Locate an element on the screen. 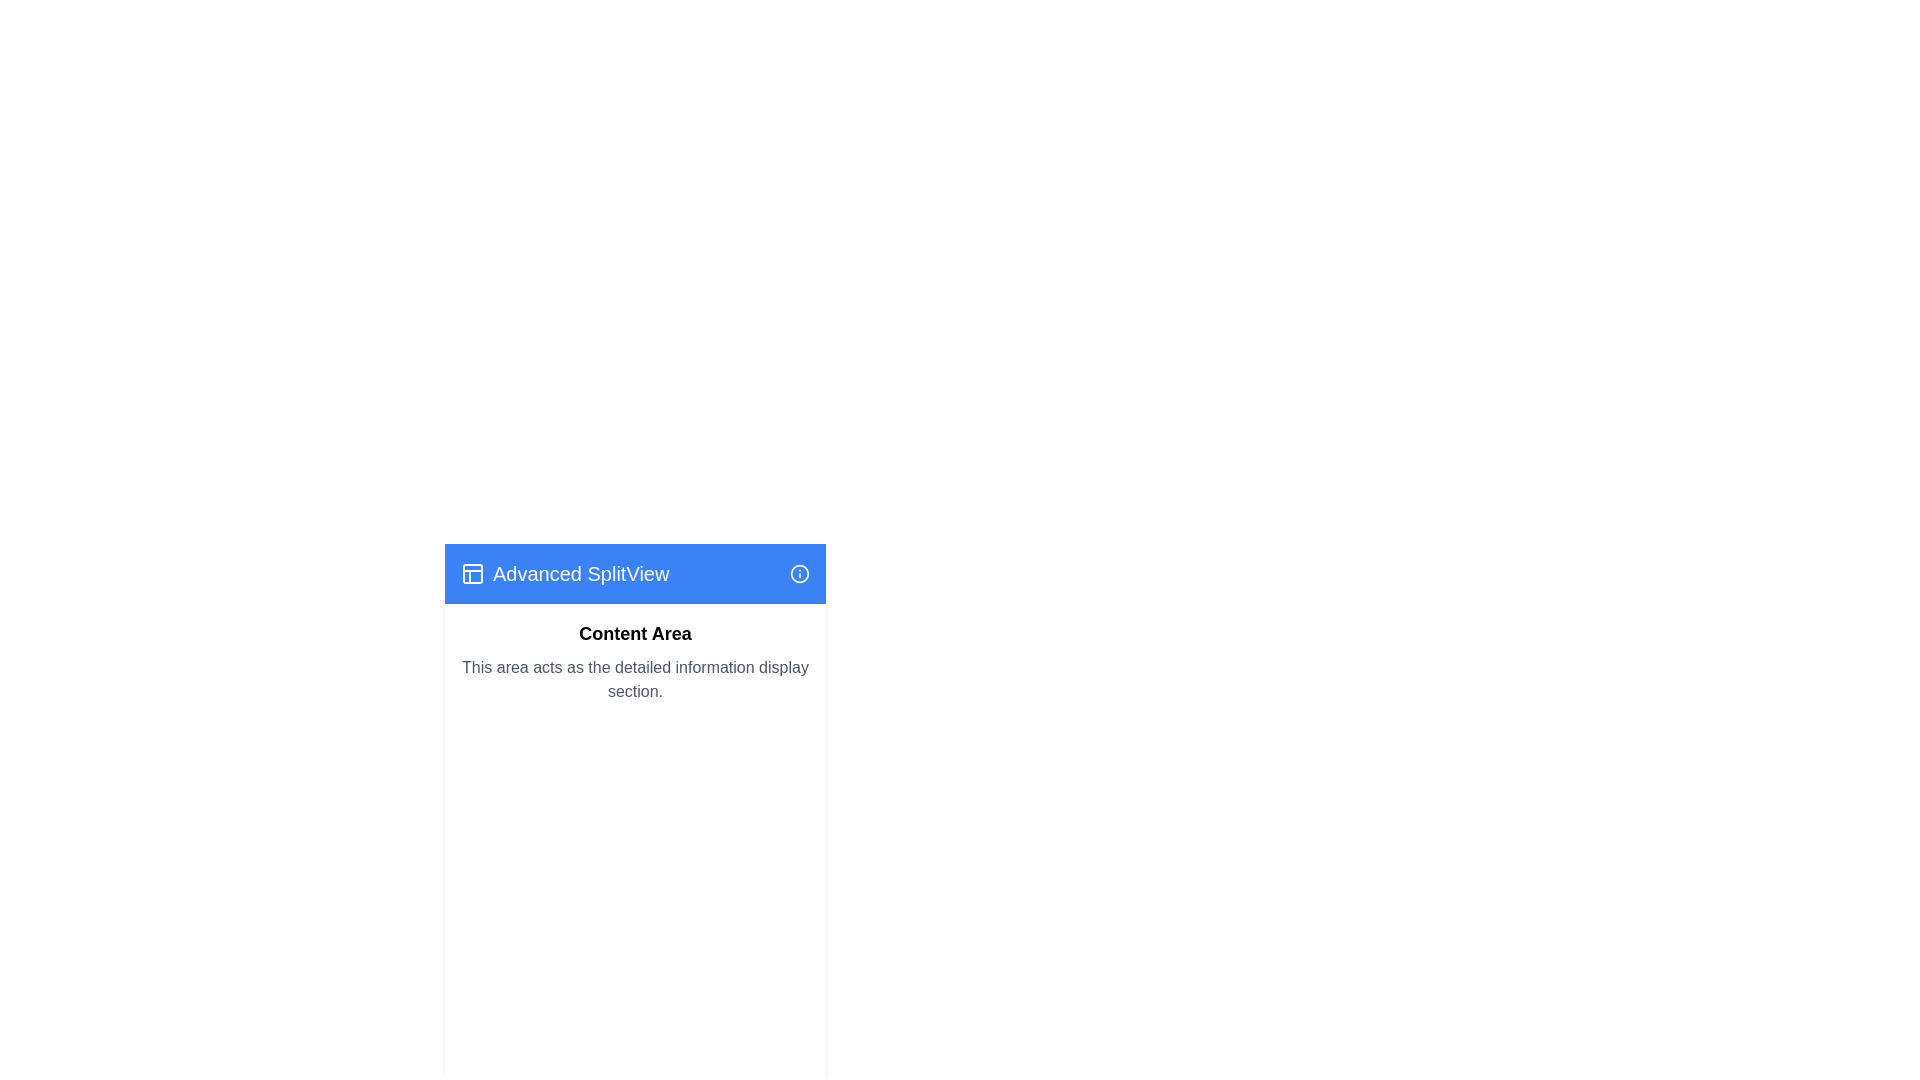 Image resolution: width=1920 pixels, height=1080 pixels. text content of the text label displaying 'This area acts as the detailed information display section.' which is located below the 'Content Area' text label is located at coordinates (634, 678).